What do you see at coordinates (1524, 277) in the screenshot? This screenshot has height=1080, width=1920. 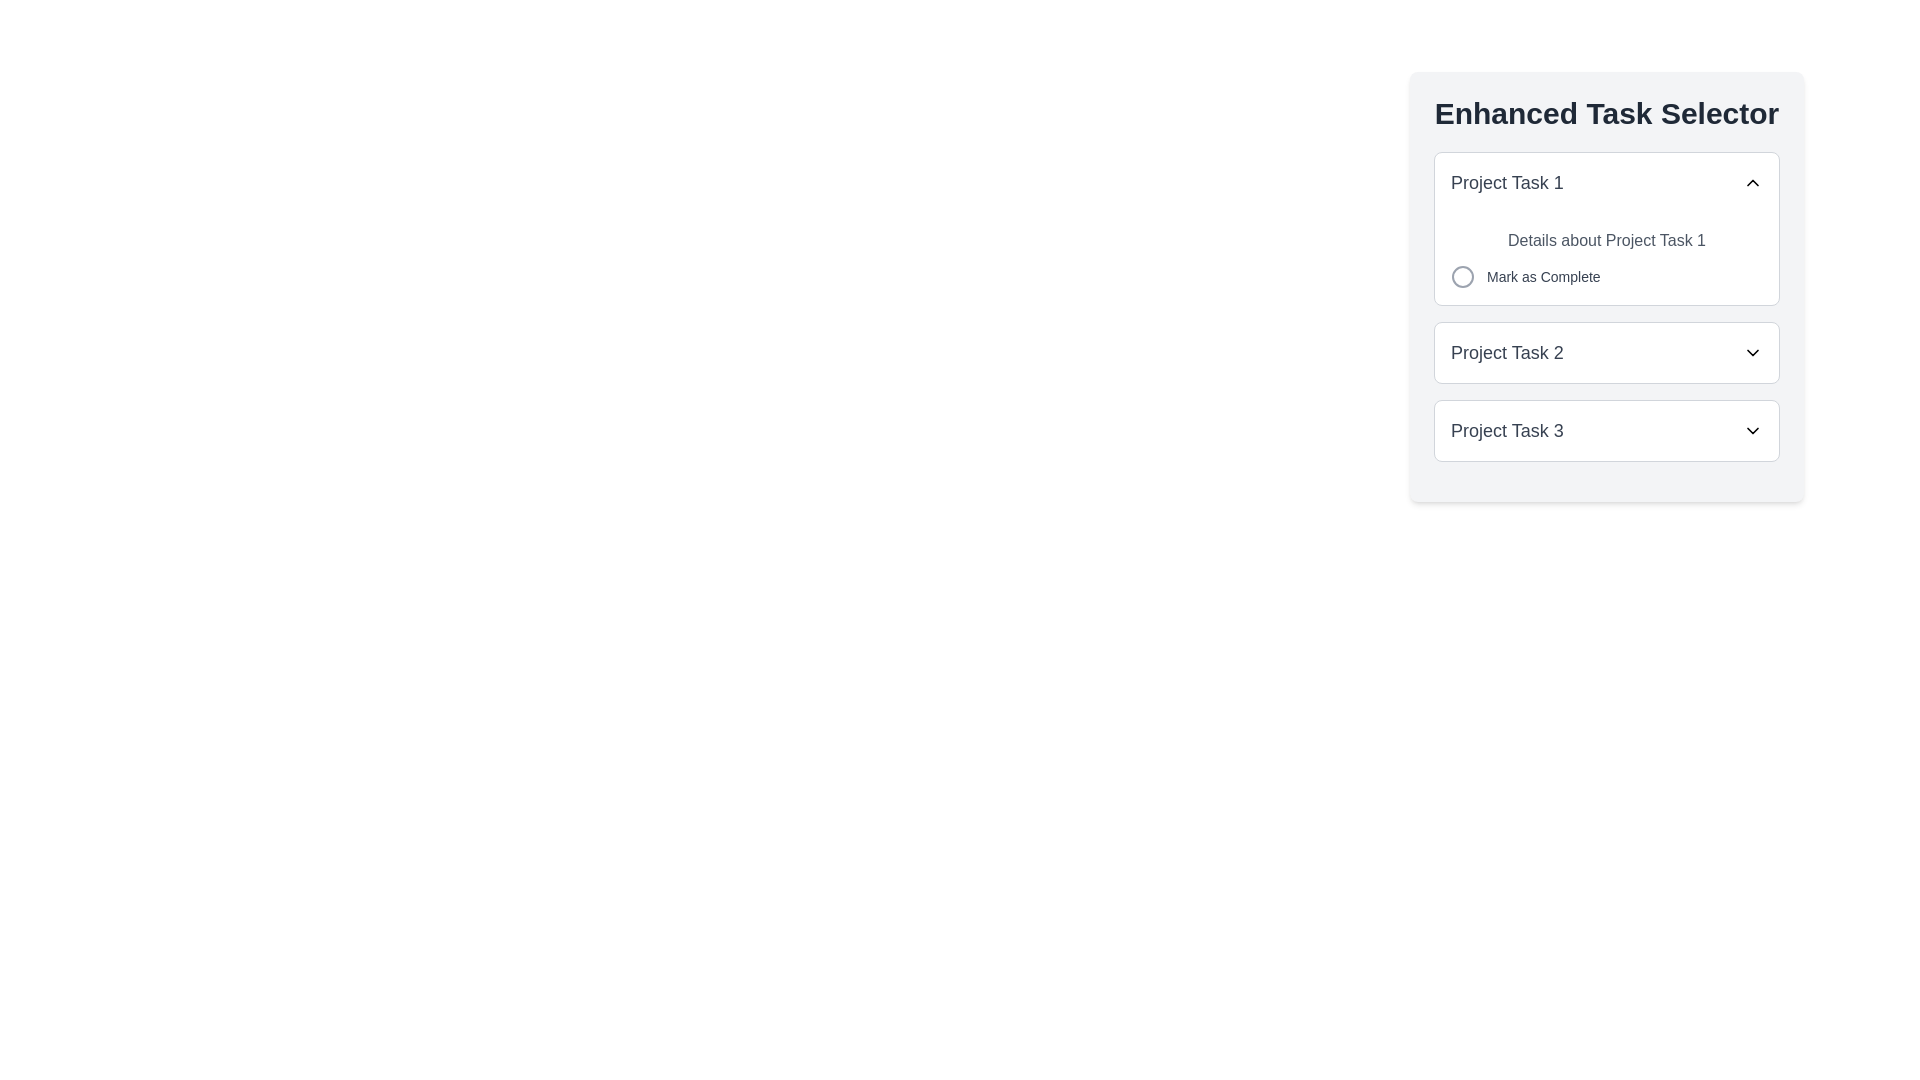 I see `the 'Mark as Complete' button, which consists of a circular icon and the text styled in light gray, located in the 'Details about Project Task 1' panel` at bounding box center [1524, 277].